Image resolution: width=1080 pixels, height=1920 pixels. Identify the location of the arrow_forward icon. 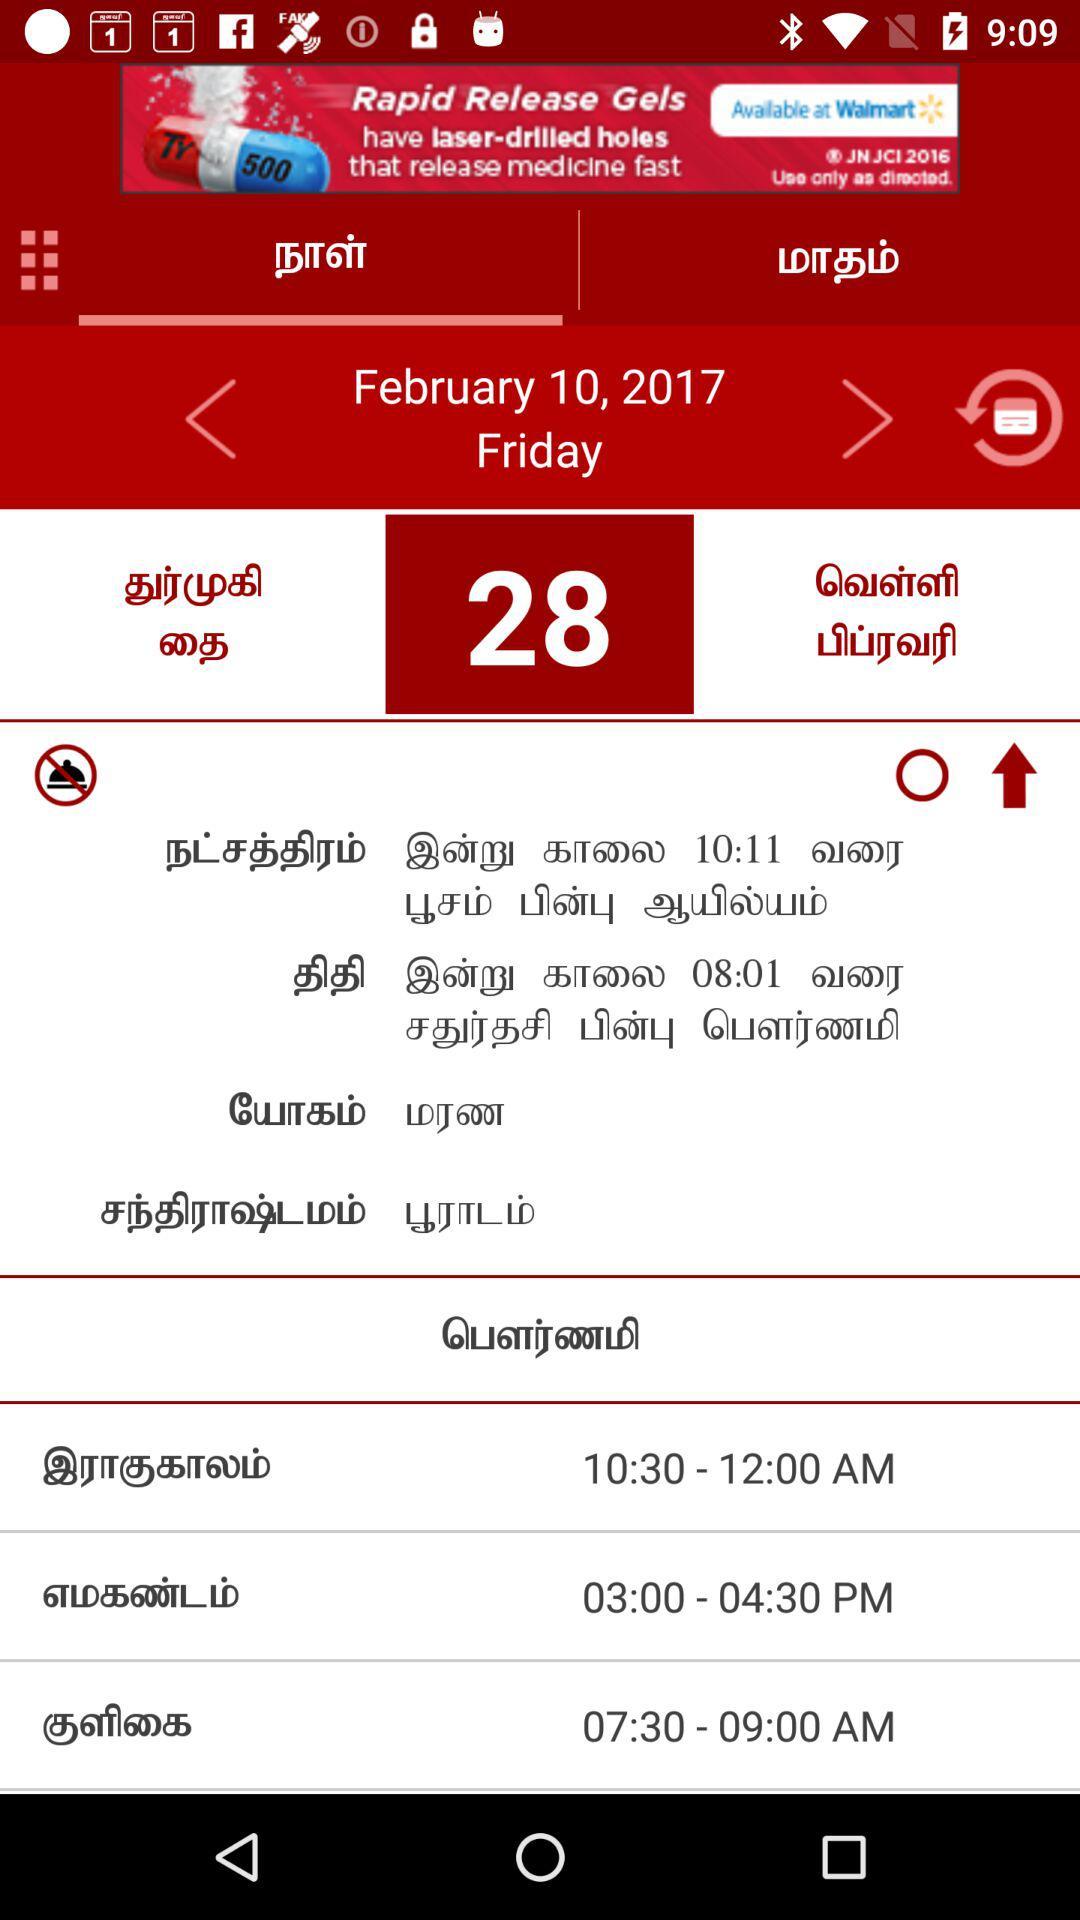
(865, 416).